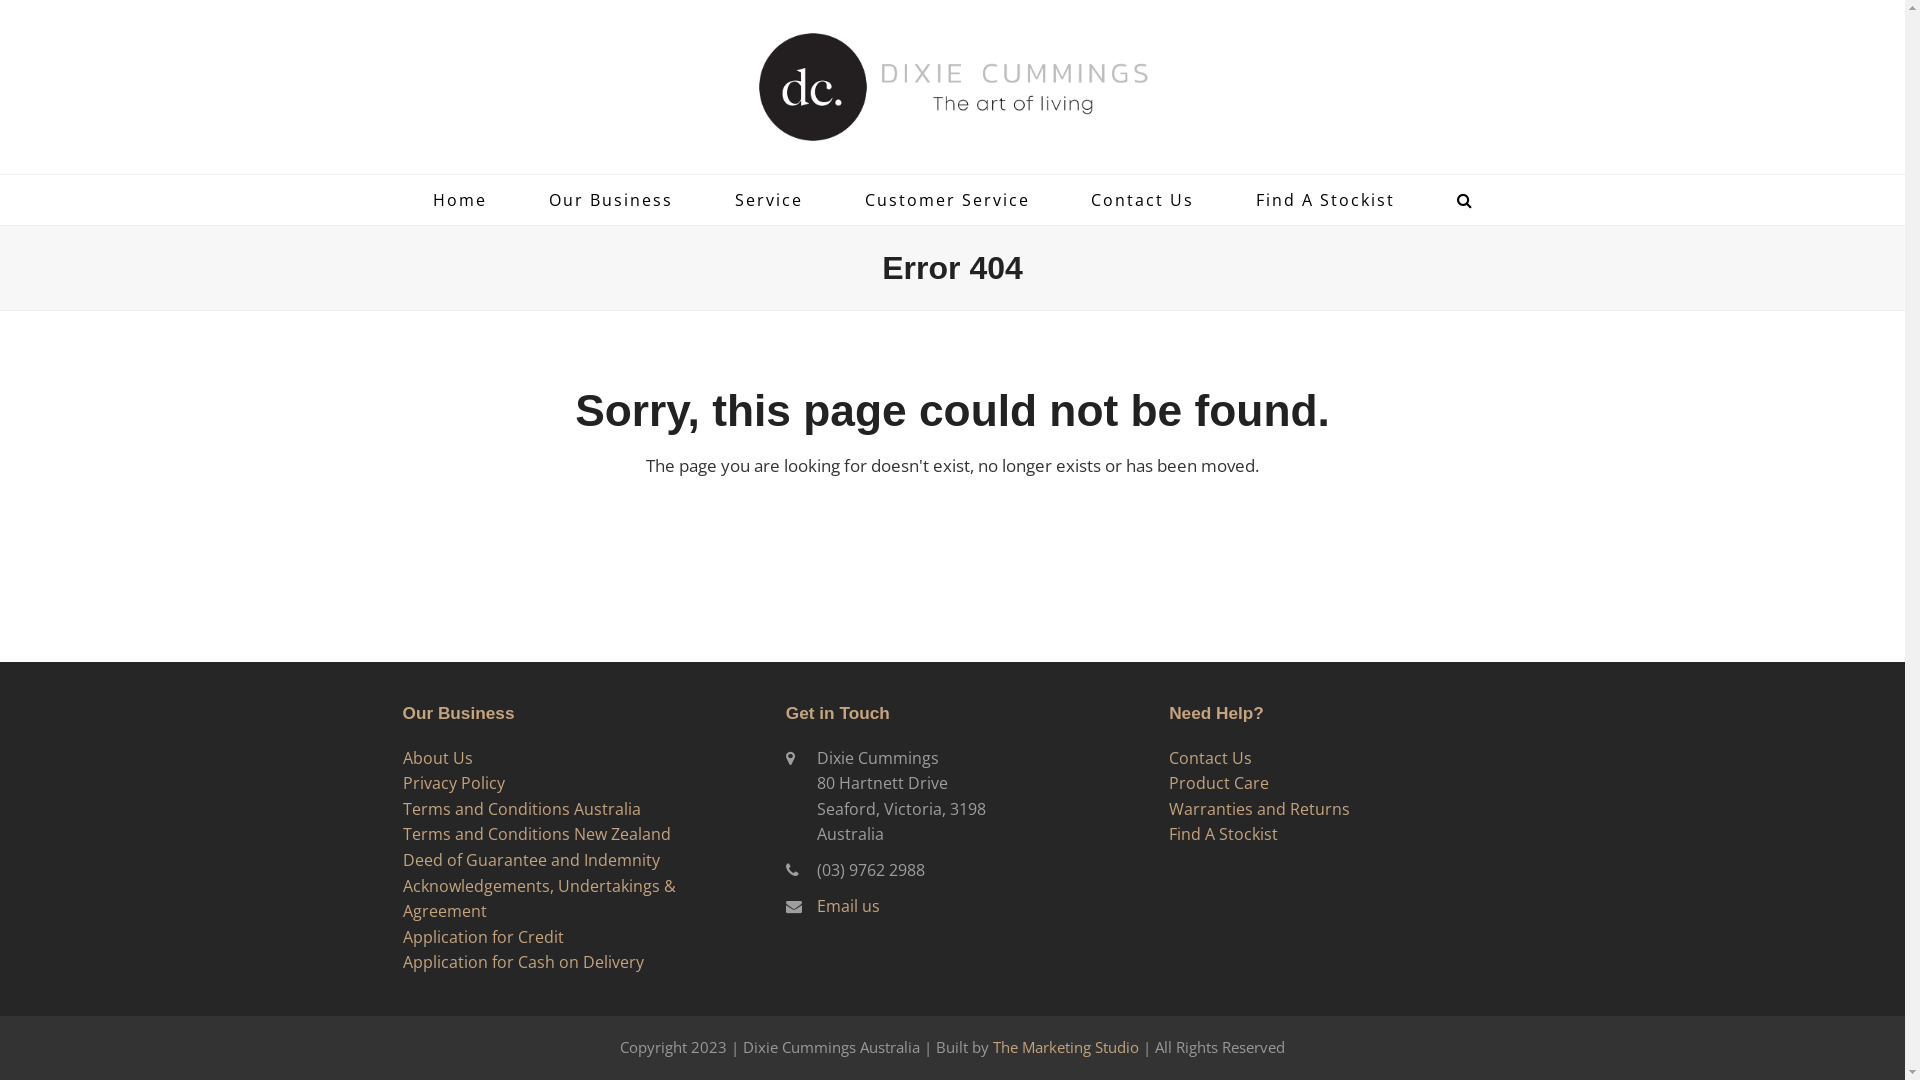 This screenshot has width=1920, height=1080. What do you see at coordinates (538, 897) in the screenshot?
I see `'Acknowledgements, Undertakings & Agreement'` at bounding box center [538, 897].